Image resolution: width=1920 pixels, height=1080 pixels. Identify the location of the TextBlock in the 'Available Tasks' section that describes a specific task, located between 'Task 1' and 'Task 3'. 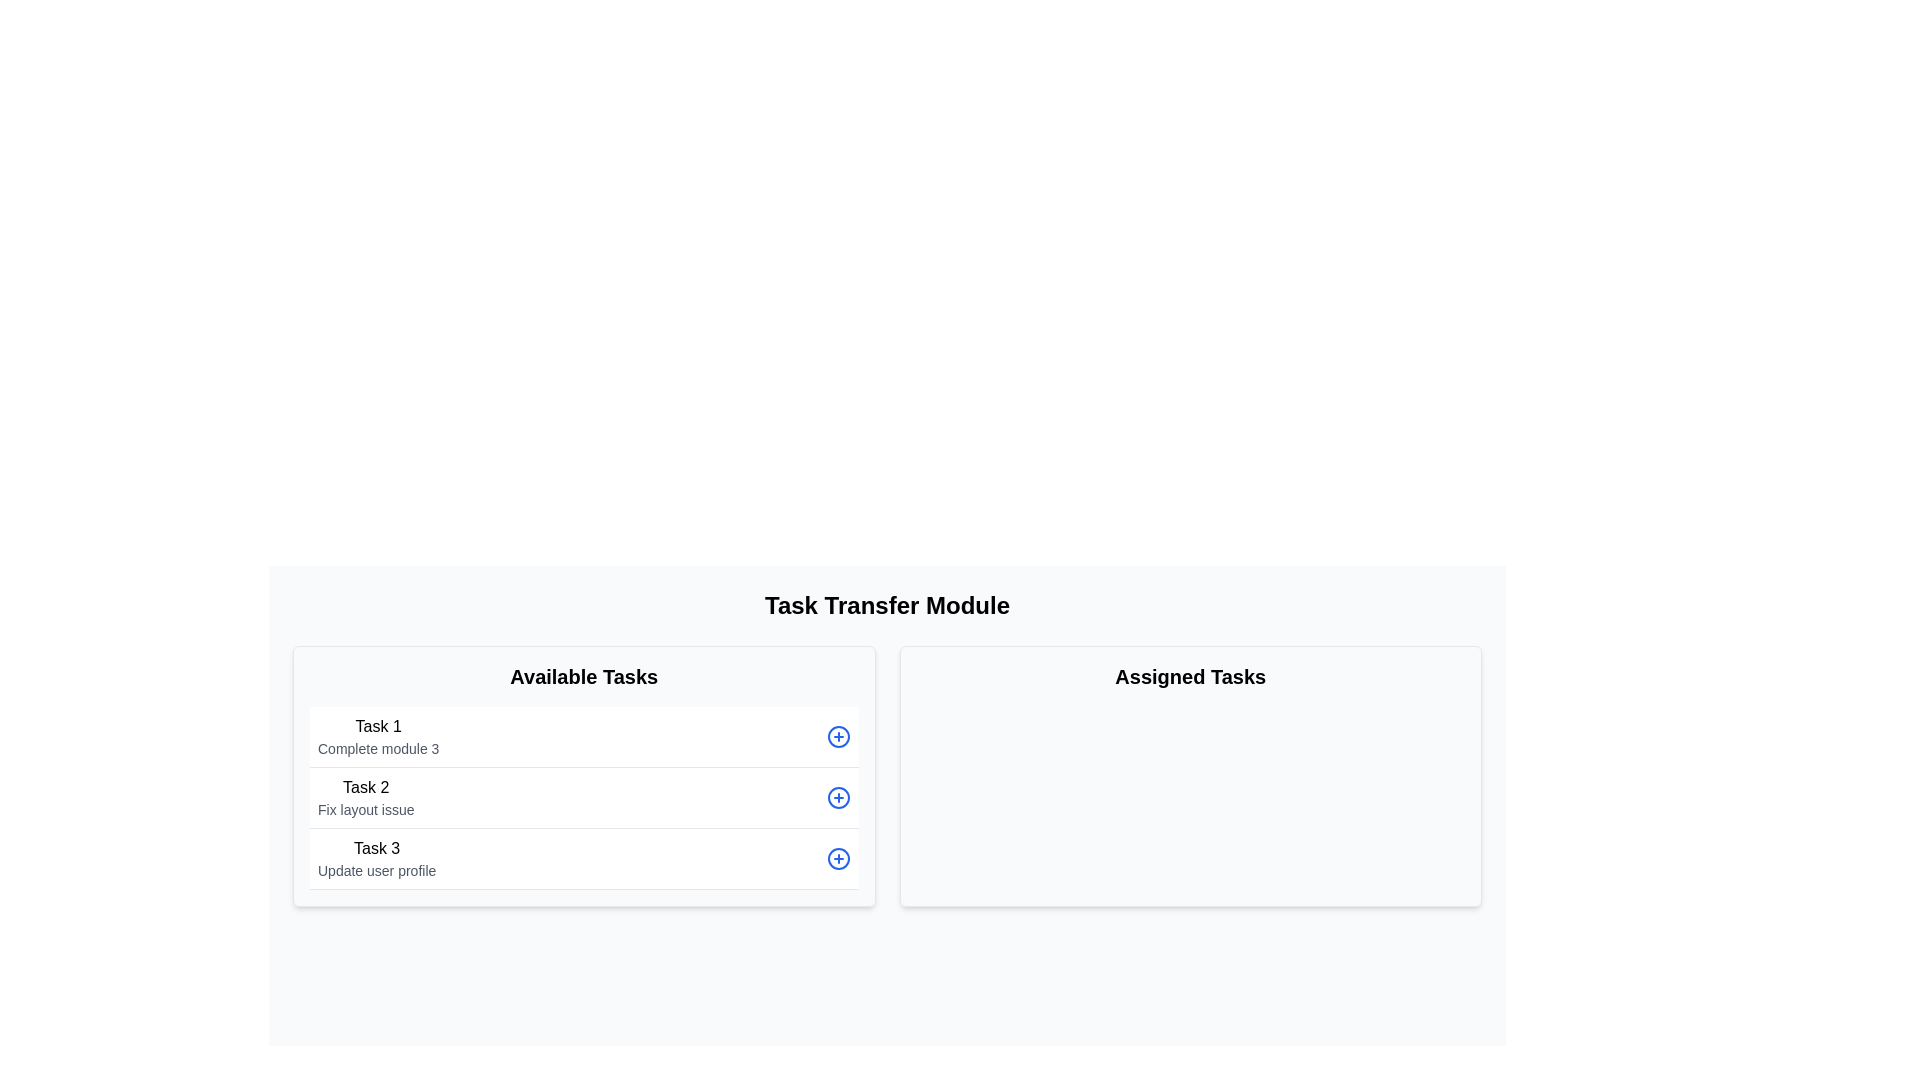
(366, 797).